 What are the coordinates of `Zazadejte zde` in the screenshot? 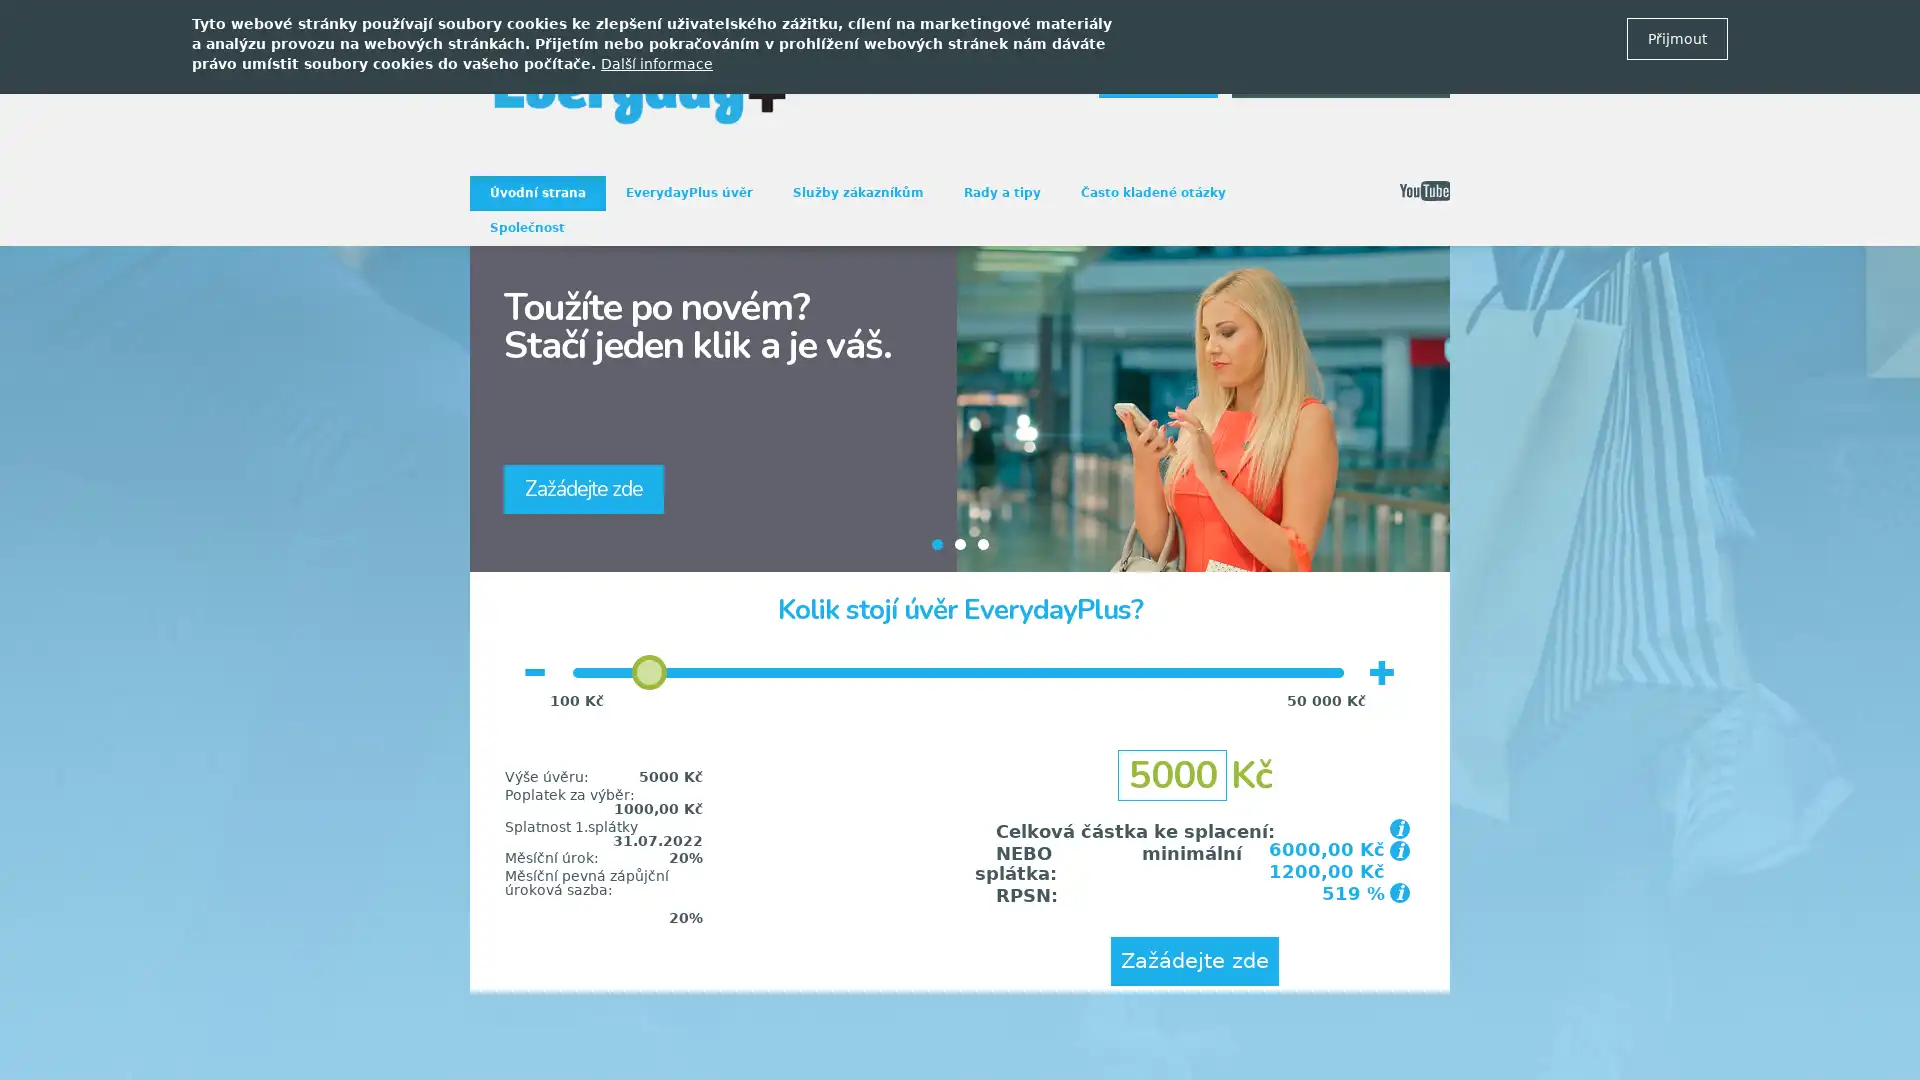 It's located at (1195, 960).